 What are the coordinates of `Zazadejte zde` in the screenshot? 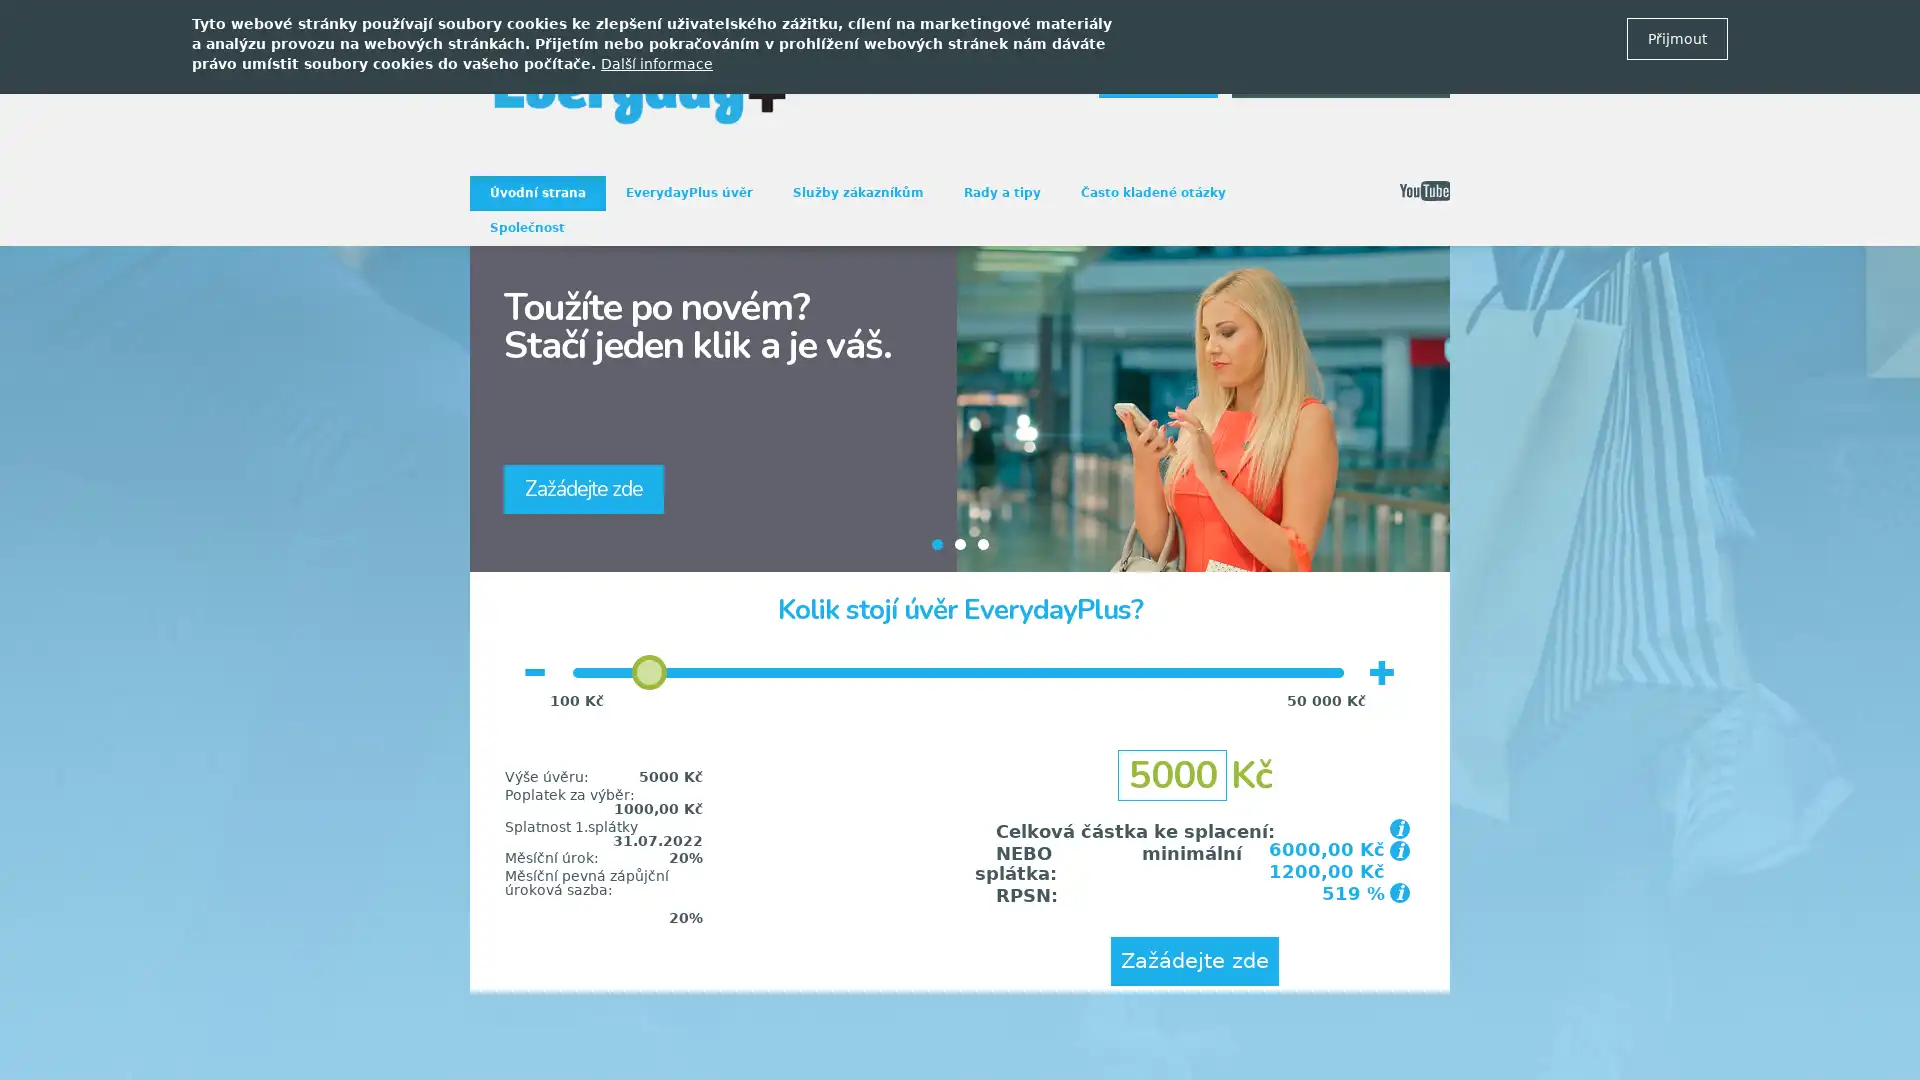 It's located at (1195, 960).